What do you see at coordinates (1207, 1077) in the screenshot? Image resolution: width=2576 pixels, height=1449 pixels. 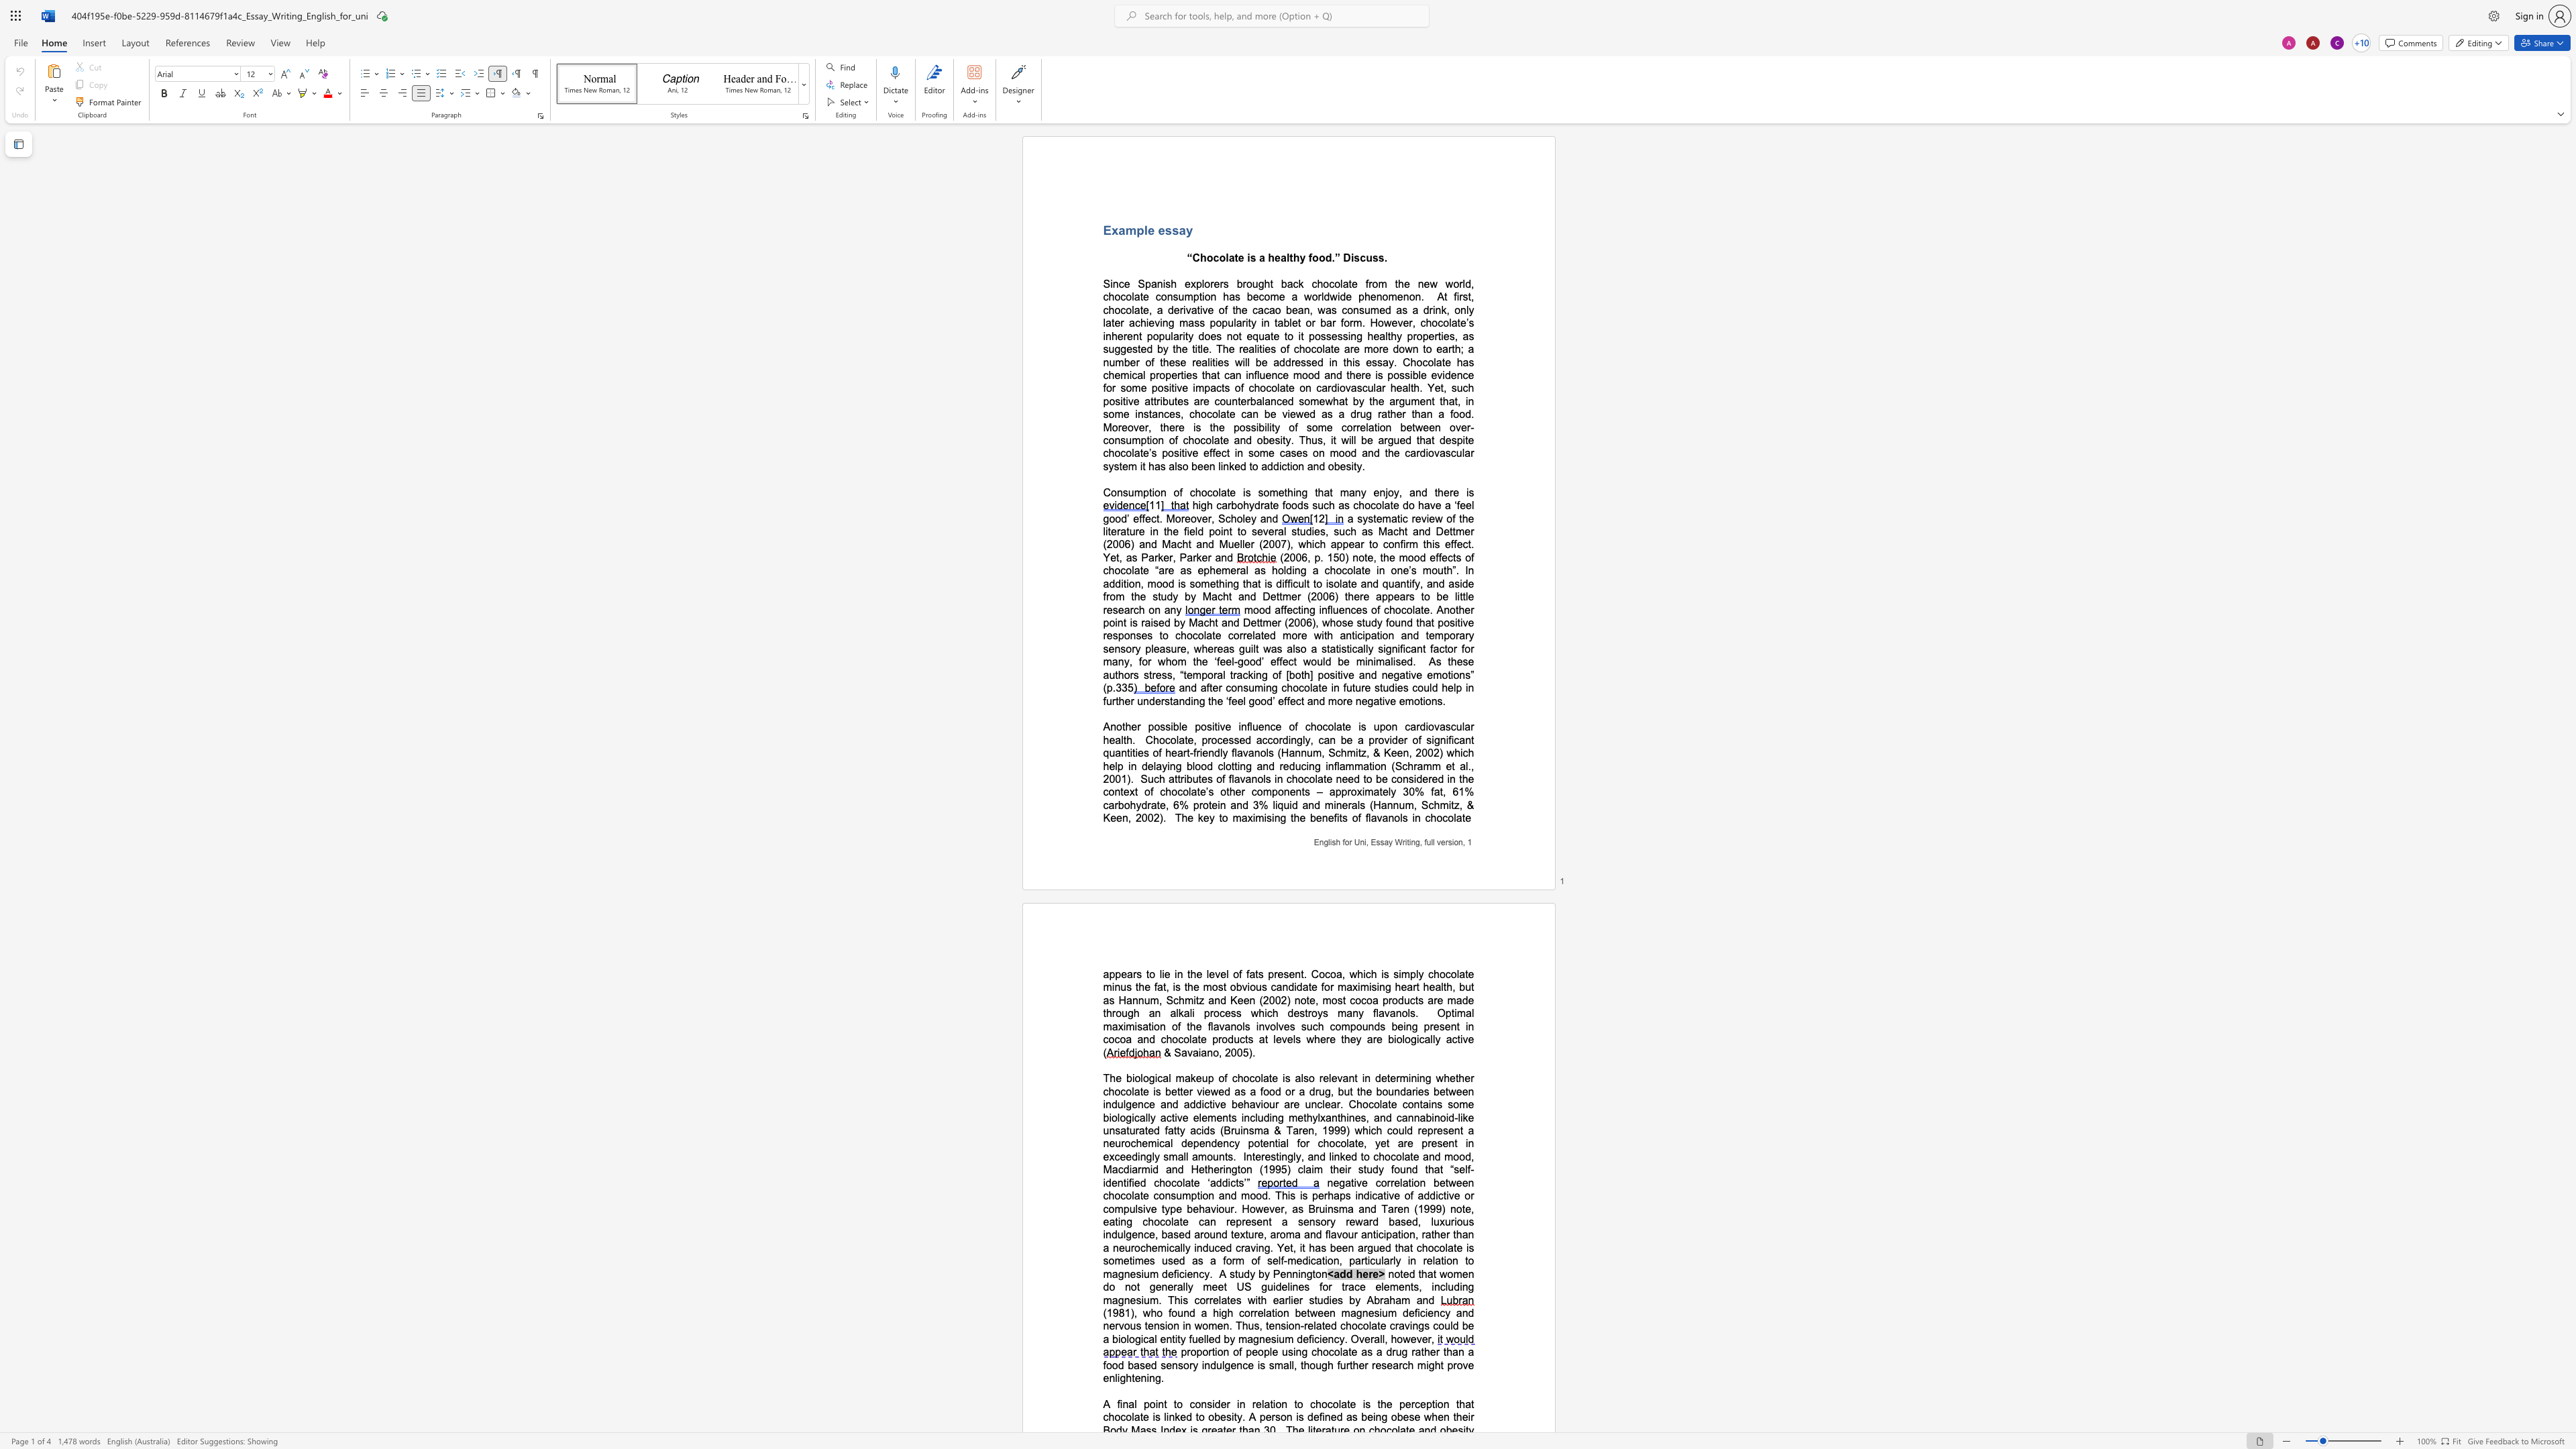 I see `the space between the continuous character "u" and "p" in the text` at bounding box center [1207, 1077].